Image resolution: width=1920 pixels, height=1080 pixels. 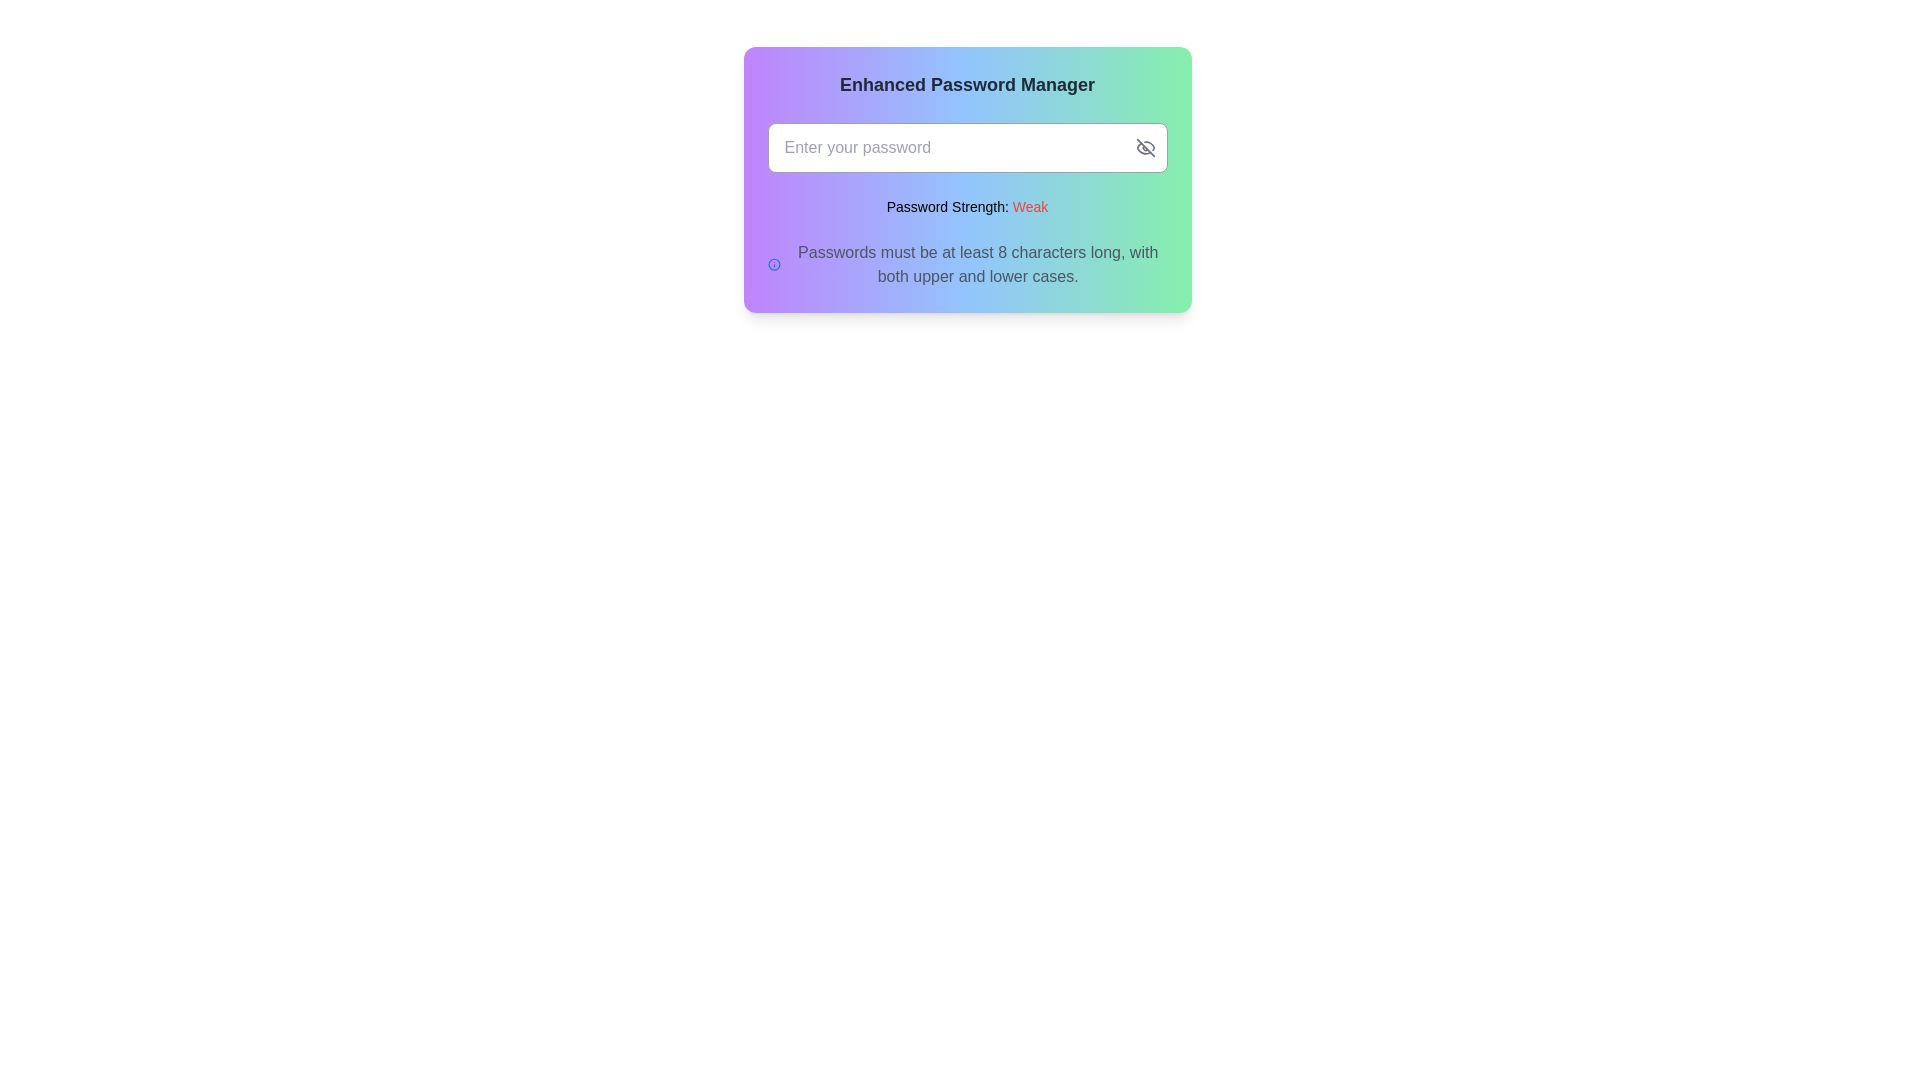 I want to click on password strength evaluation label indicating that the password is weak, which is part of the 'Password Strength:' label positioned beneath the password input field, so click(x=1030, y=207).